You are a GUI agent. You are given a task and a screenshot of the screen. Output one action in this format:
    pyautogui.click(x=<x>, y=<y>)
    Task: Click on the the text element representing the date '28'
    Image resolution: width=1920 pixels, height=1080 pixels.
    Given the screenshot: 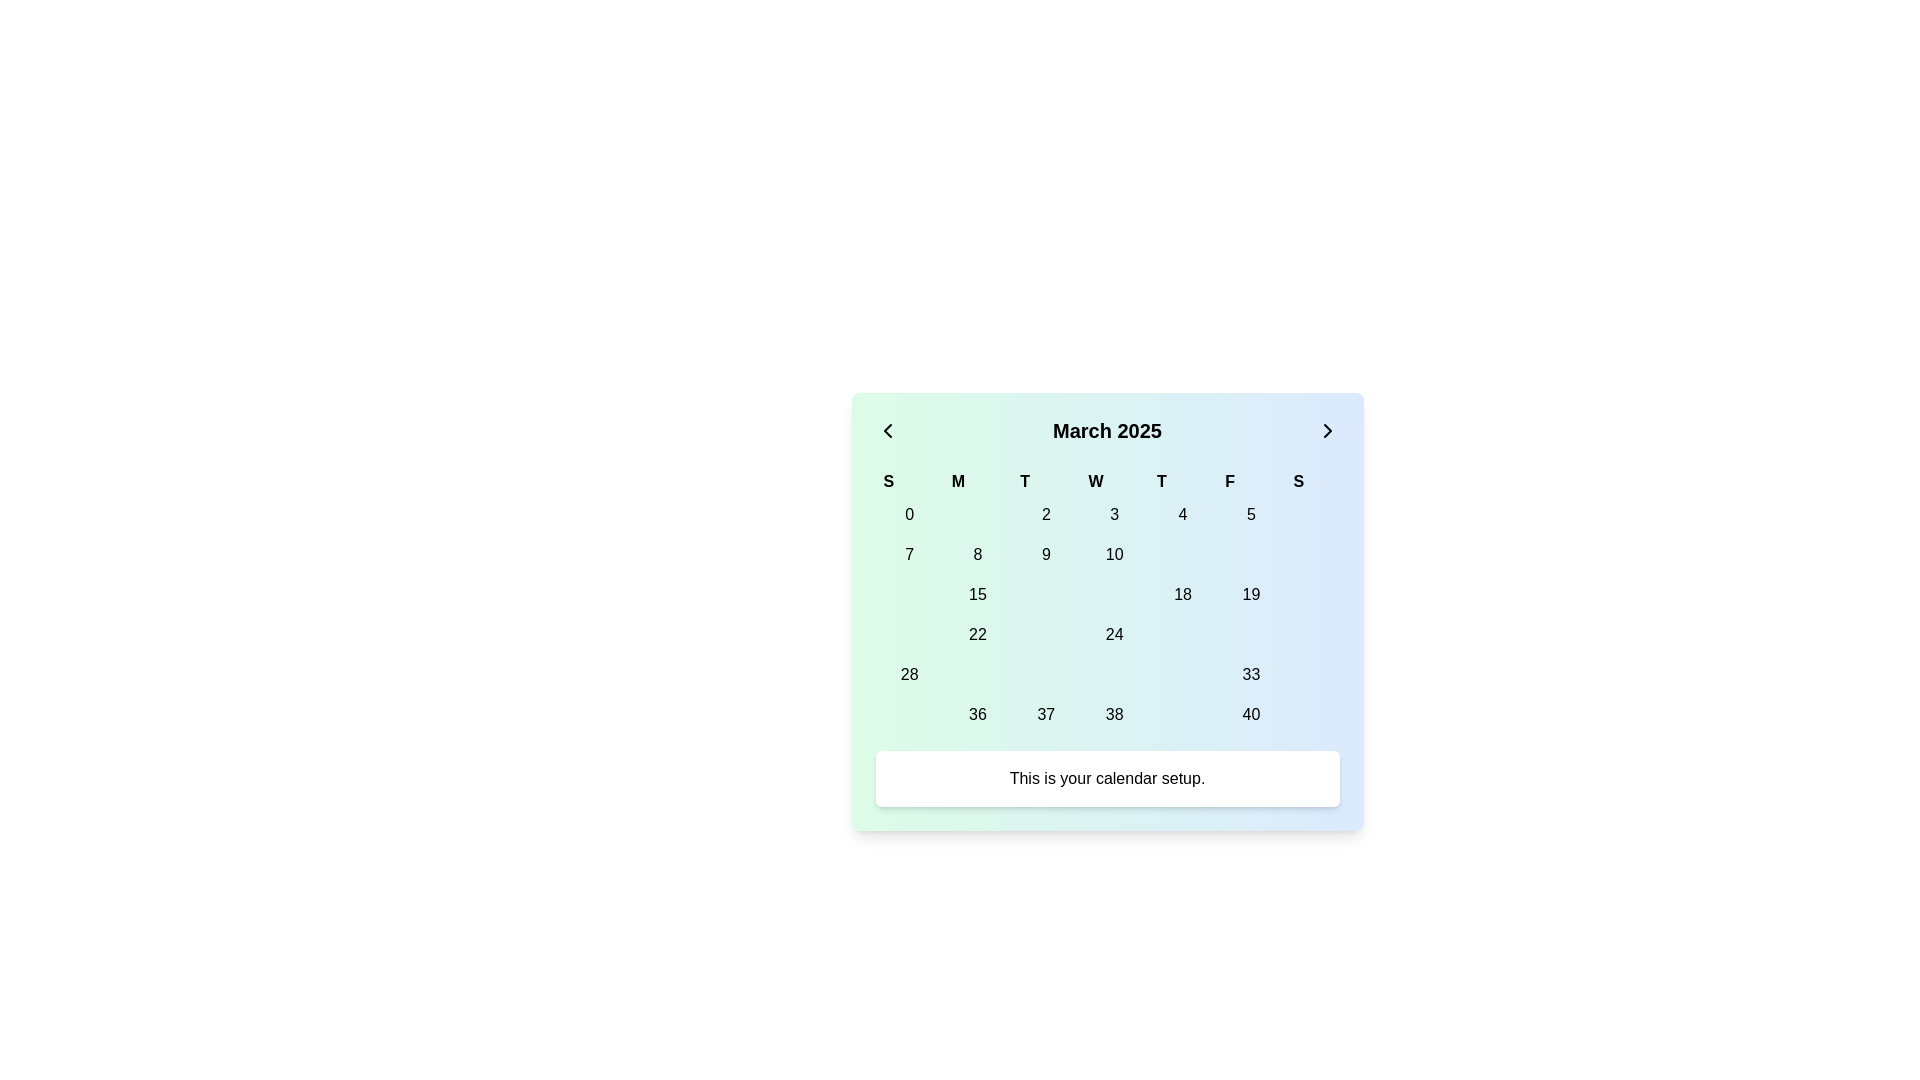 What is the action you would take?
    pyautogui.click(x=908, y=675)
    